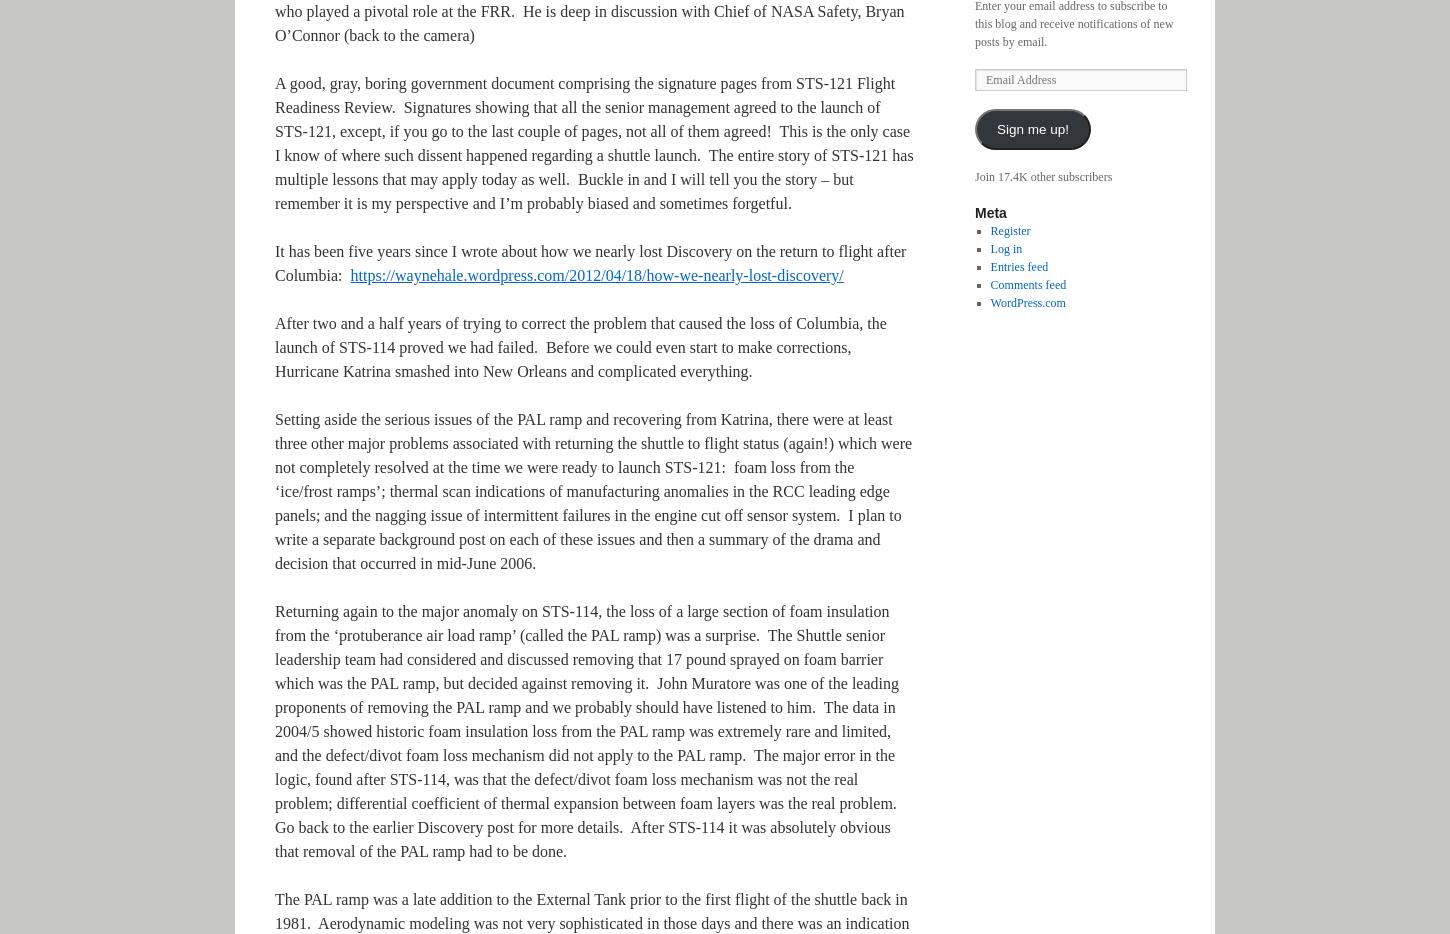 The image size is (1450, 934). I want to click on 'After two and a half years of trying to correct the problem that caused the loss of Columbia, the launch of STS-114 proved we had failed.  Before we could even start to make corrections, Hurricane Katrina smashed into New Orleans and complicated everything.', so click(580, 347).